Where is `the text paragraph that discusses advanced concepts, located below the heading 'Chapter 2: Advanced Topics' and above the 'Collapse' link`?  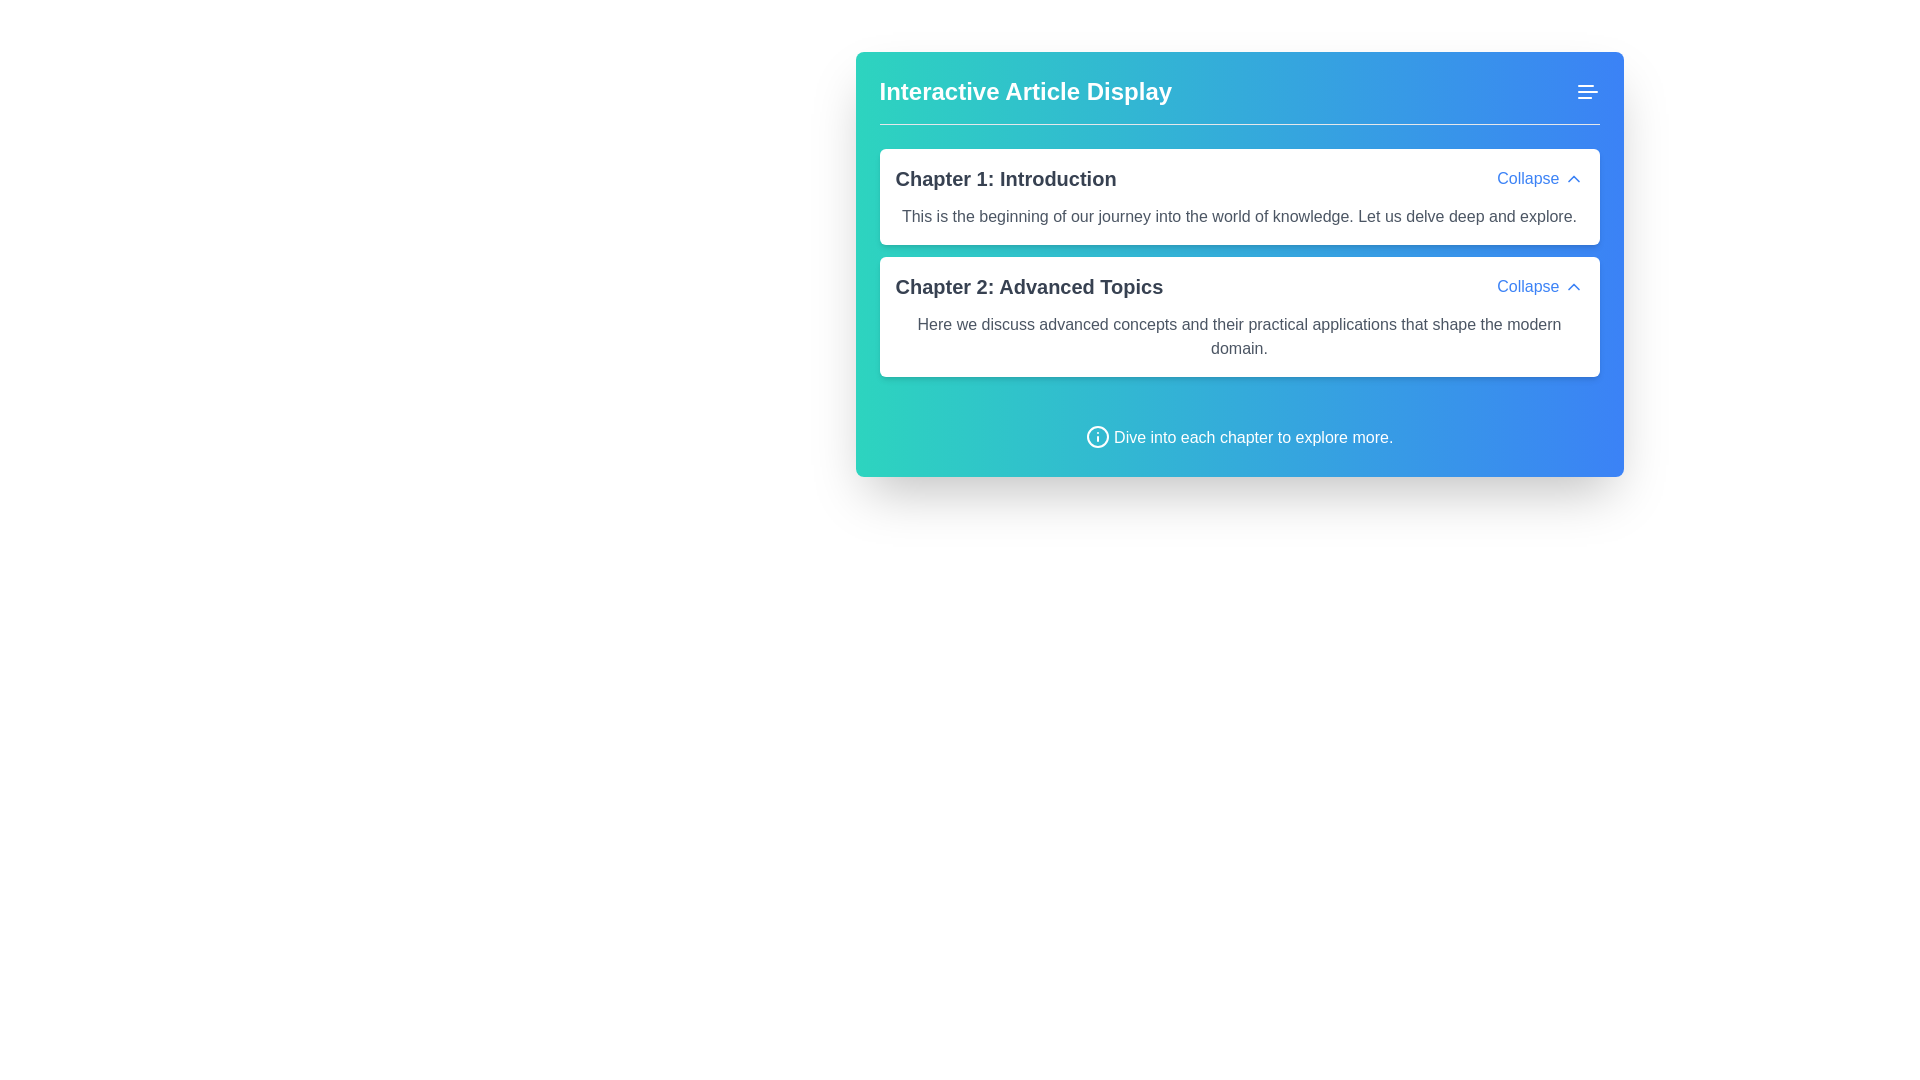
the text paragraph that discusses advanced concepts, located below the heading 'Chapter 2: Advanced Topics' and above the 'Collapse' link is located at coordinates (1238, 330).